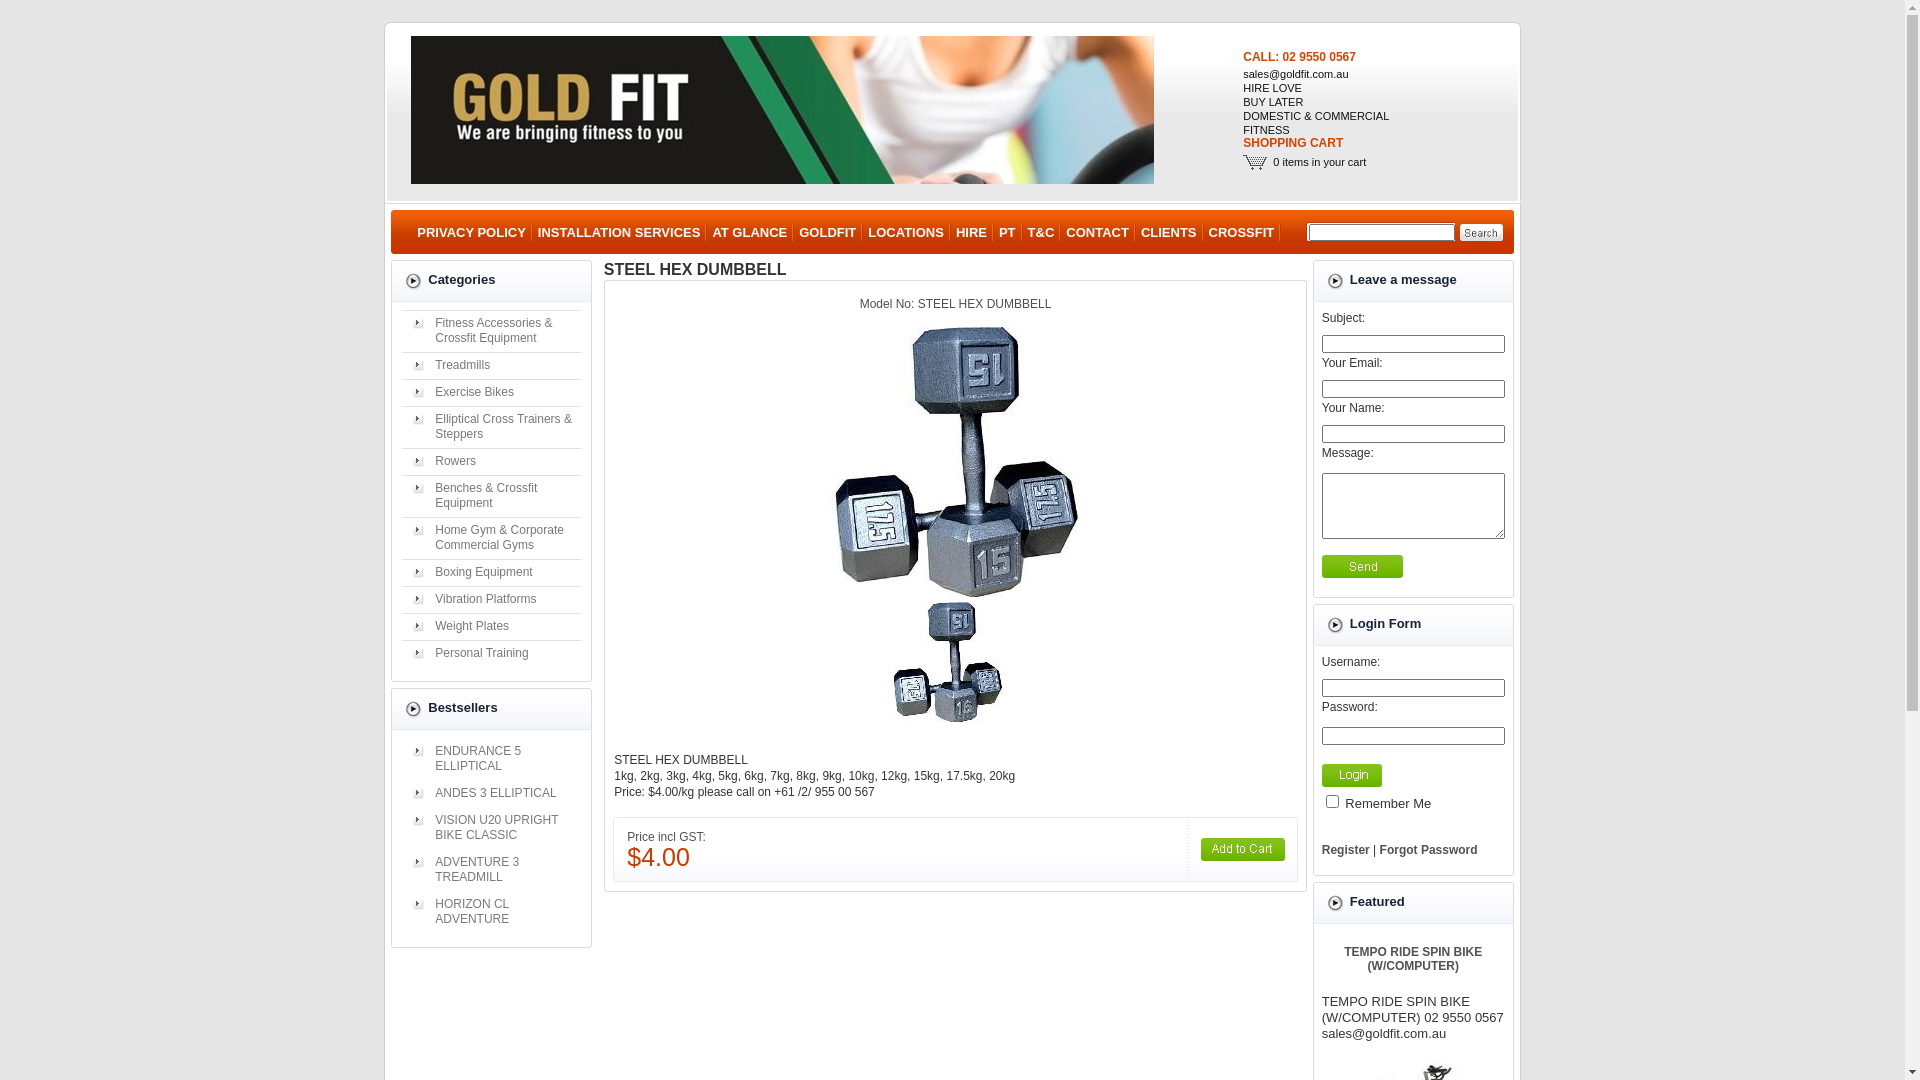 The width and height of the screenshot is (1920, 1080). What do you see at coordinates (1241, 230) in the screenshot?
I see `'CROSSFIT'` at bounding box center [1241, 230].